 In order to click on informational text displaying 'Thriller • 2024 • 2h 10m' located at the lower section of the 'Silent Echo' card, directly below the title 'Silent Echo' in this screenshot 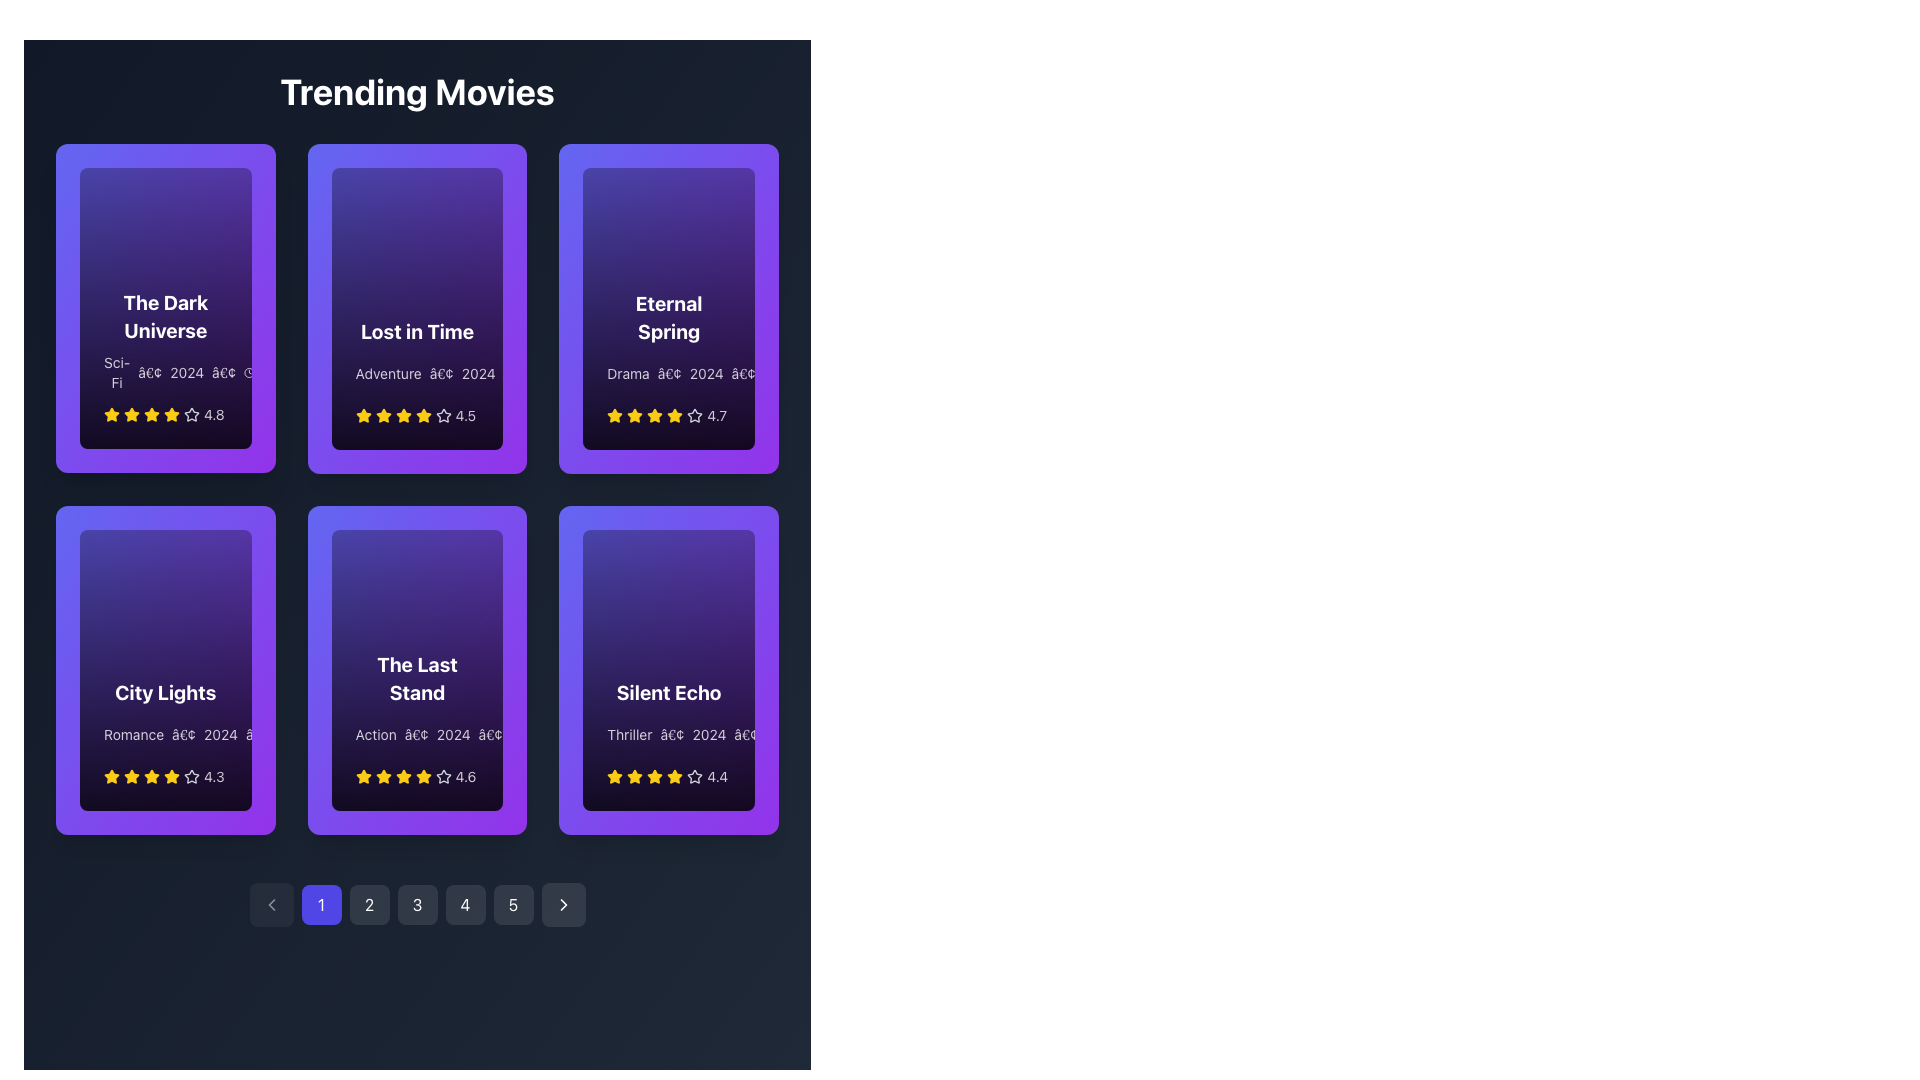, I will do `click(669, 735)`.